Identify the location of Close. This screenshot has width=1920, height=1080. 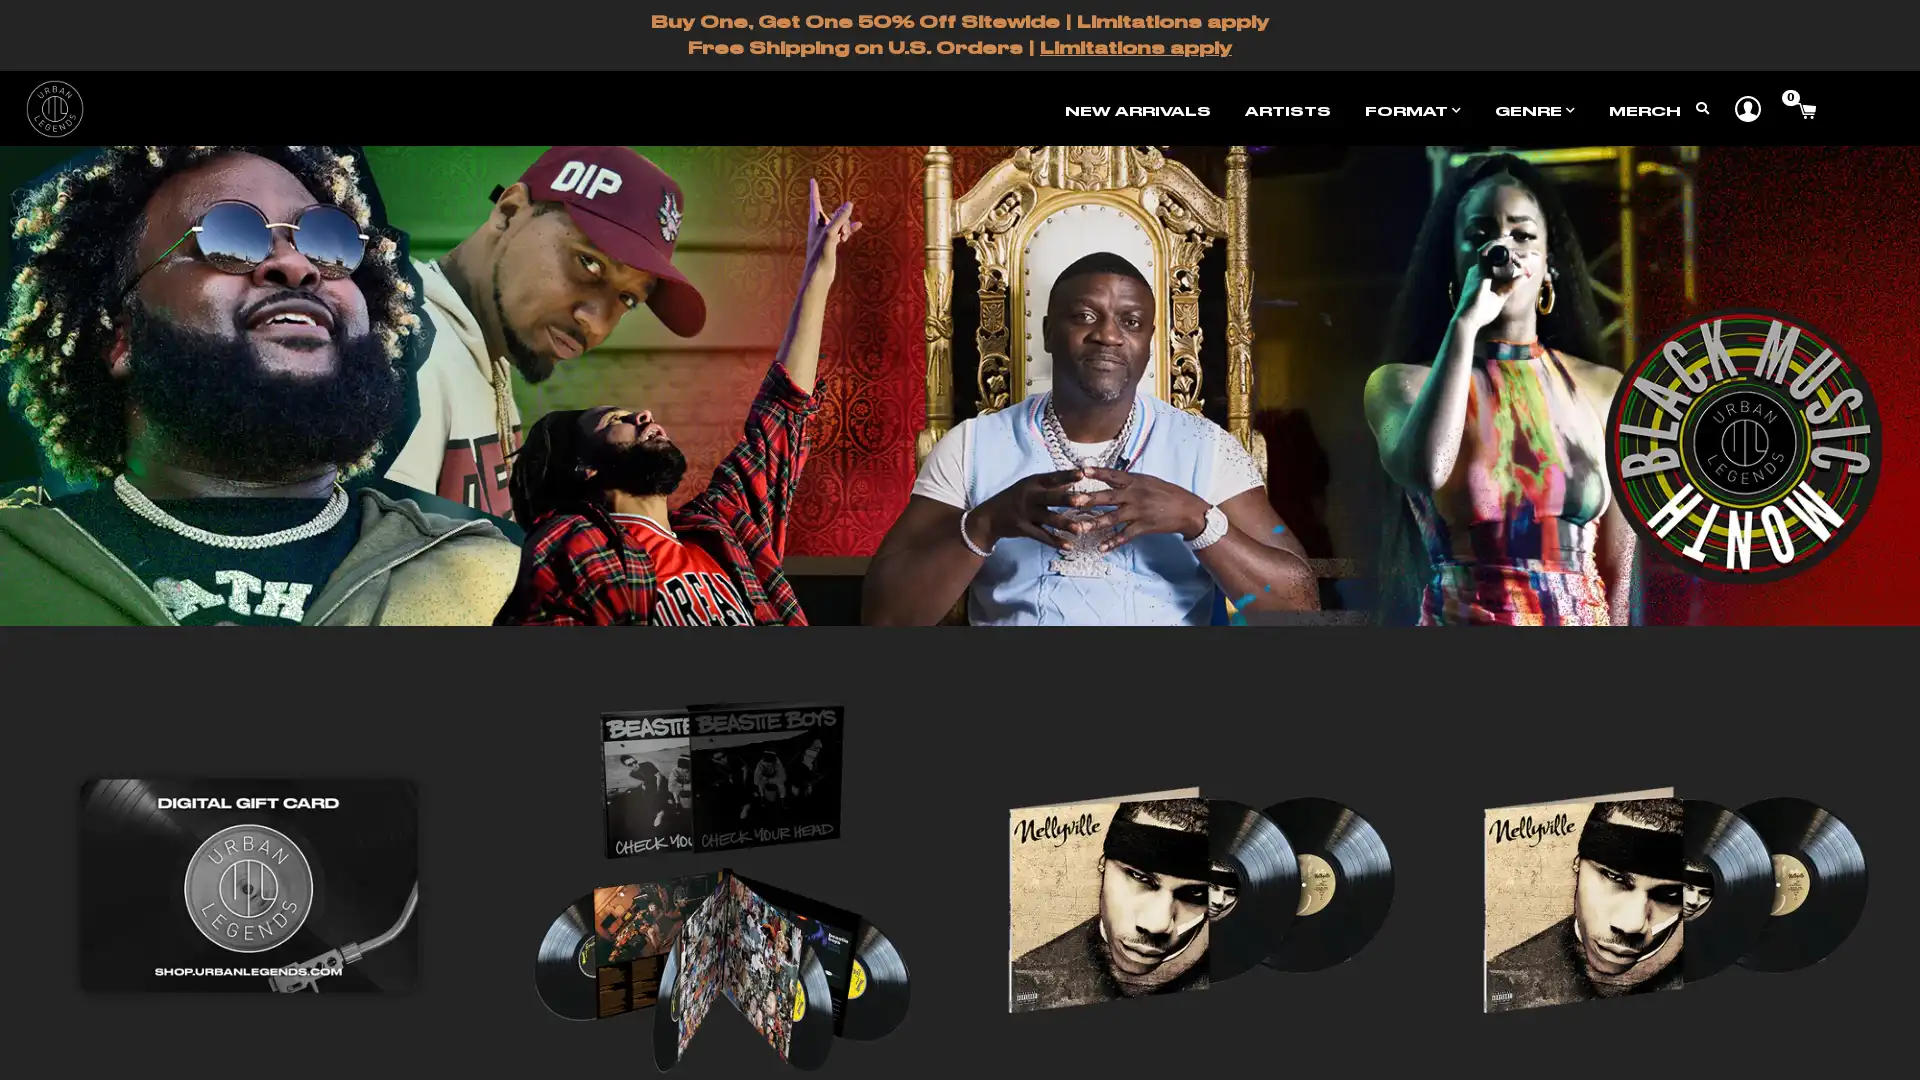
(1128, 142).